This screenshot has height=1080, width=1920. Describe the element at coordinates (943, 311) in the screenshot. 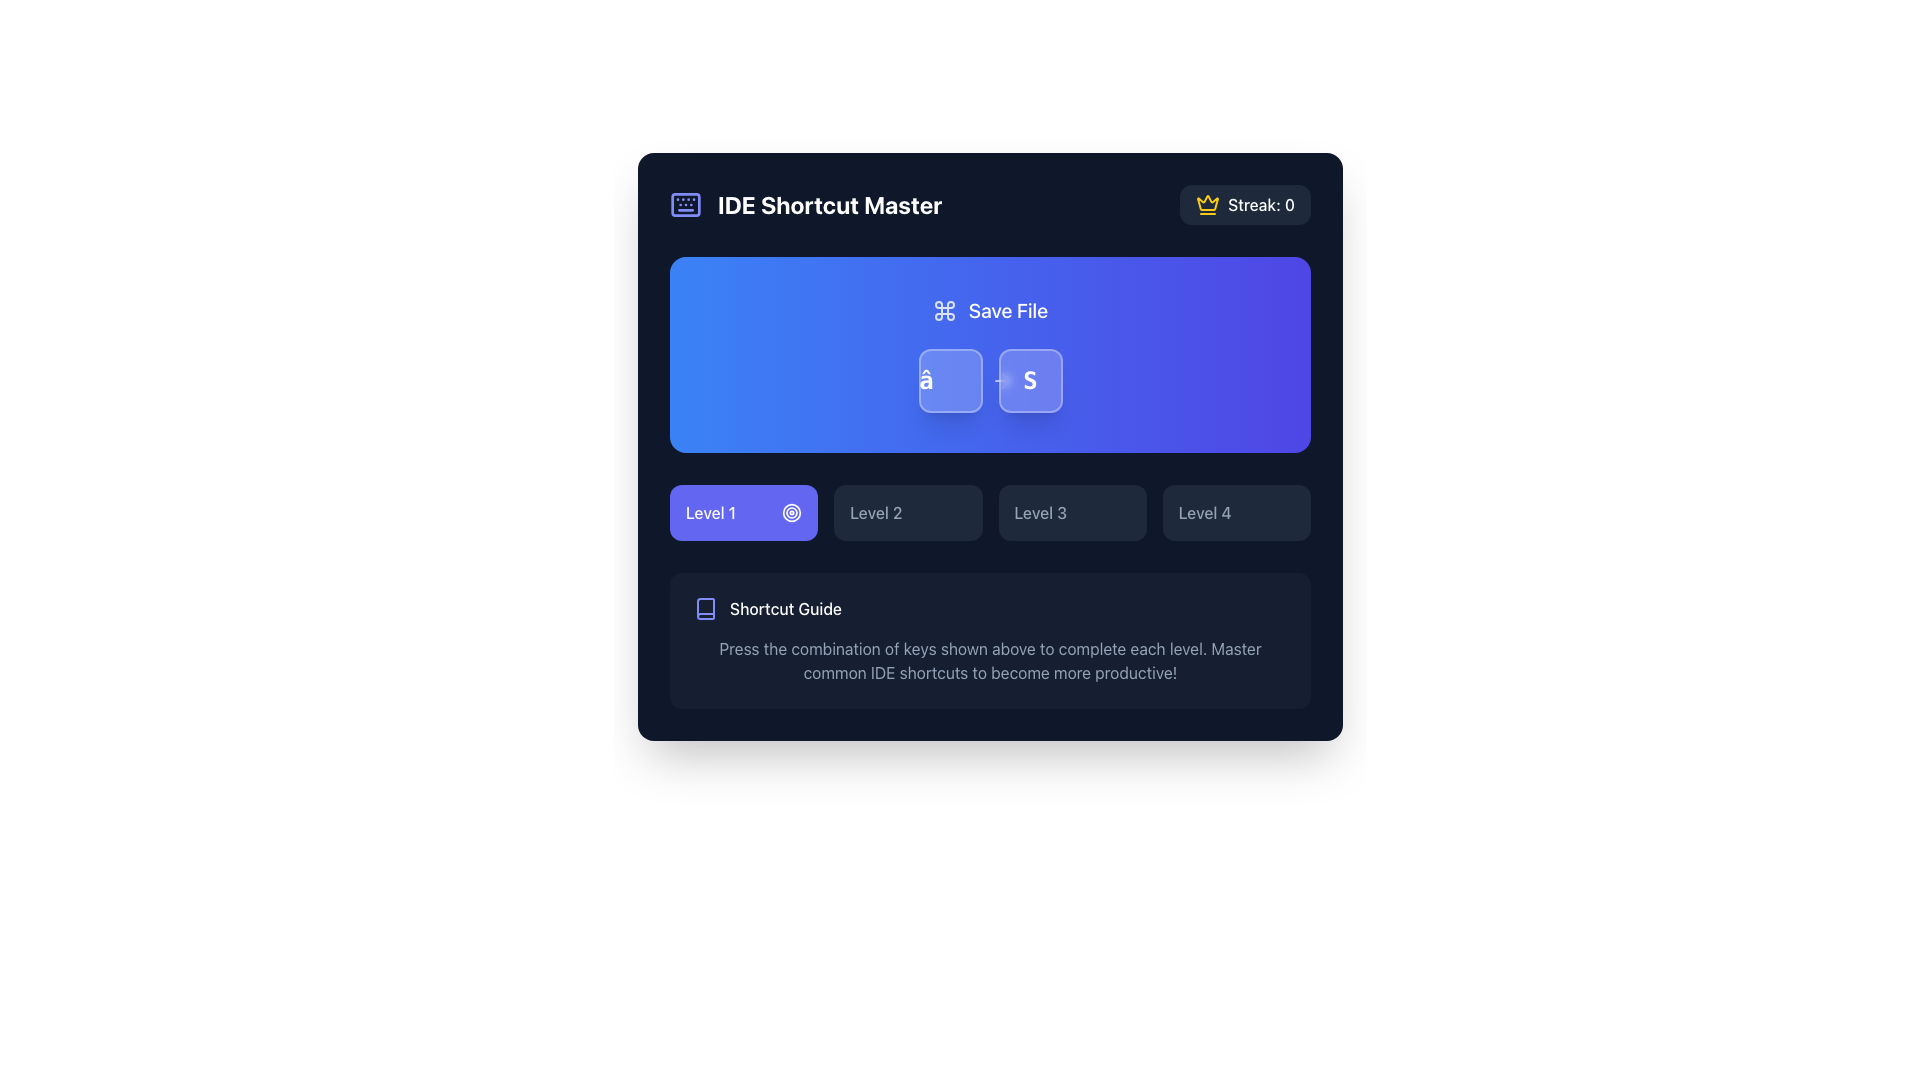

I see `the icon representing a specific action or functionality located in the upper left corner of the blue rectangular section labeled 'IDE Shortcut Master'` at that location.